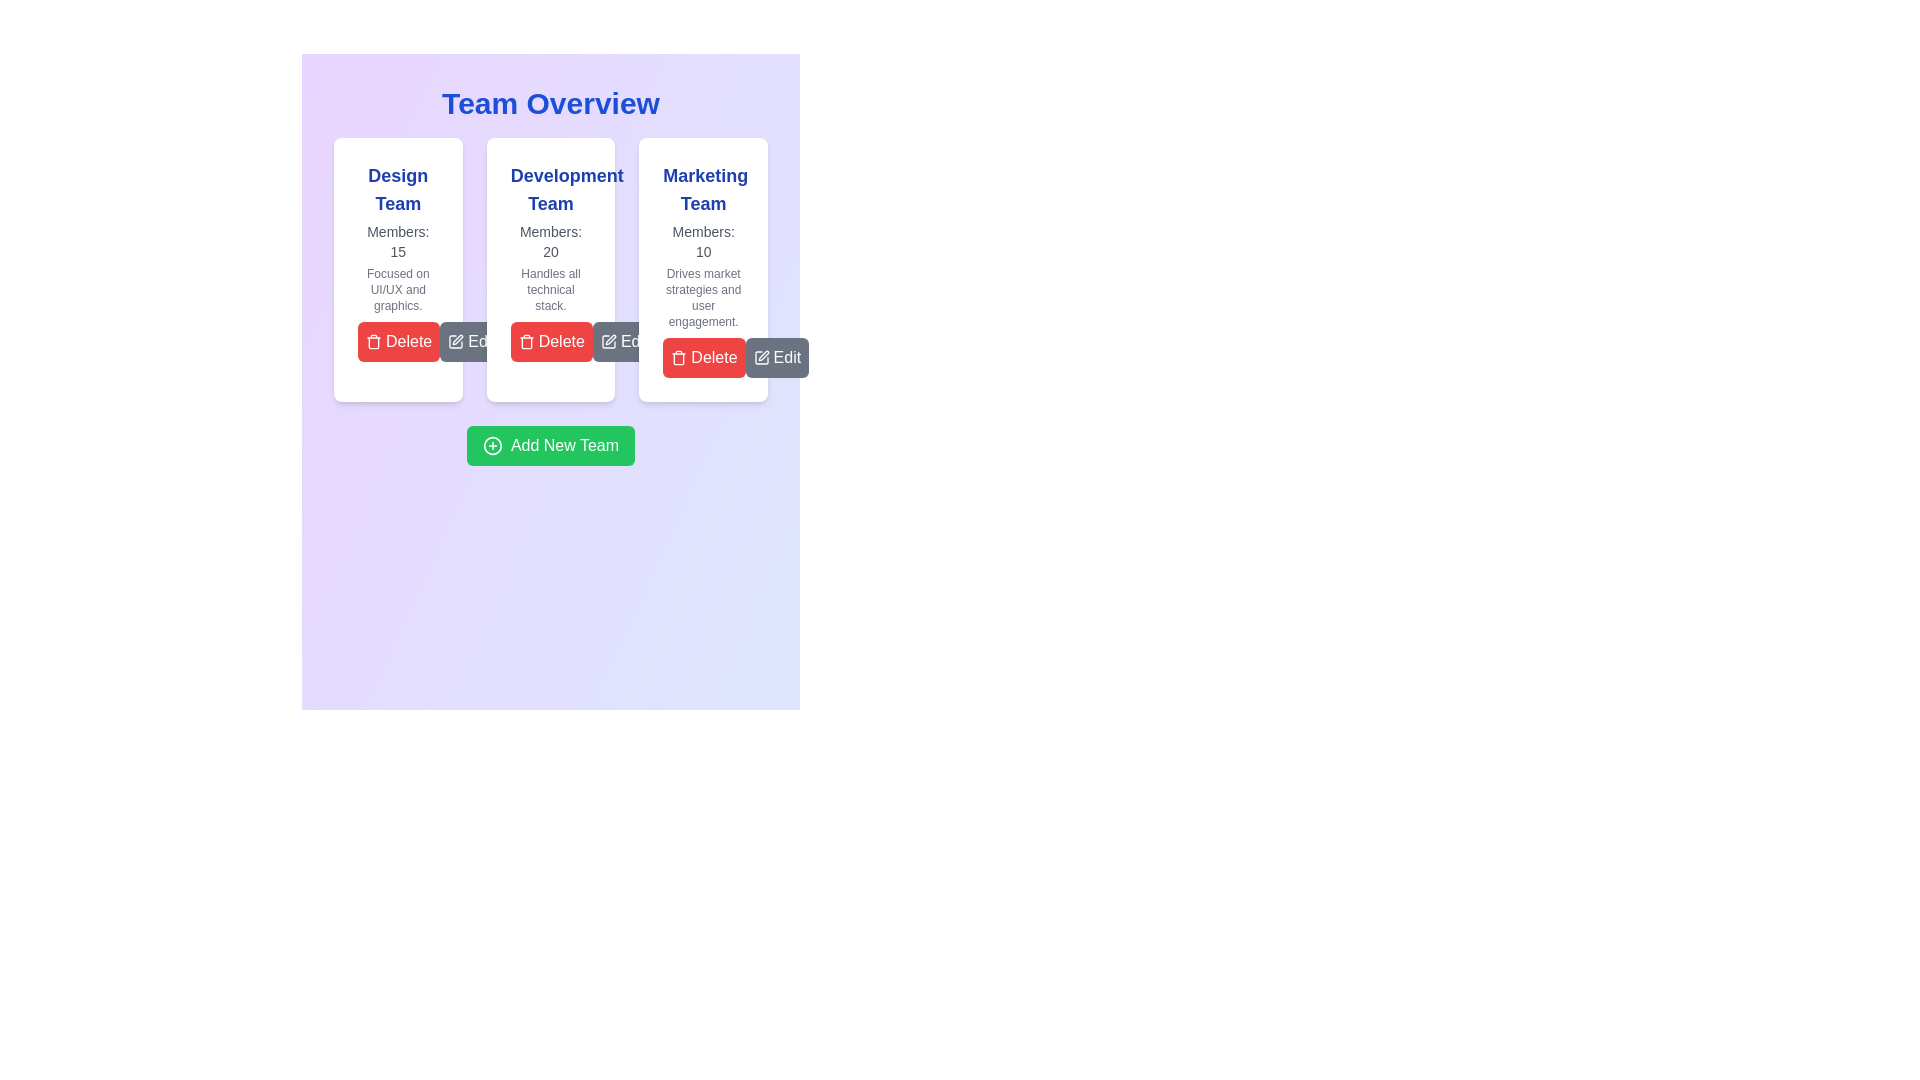  What do you see at coordinates (471, 341) in the screenshot?
I see `the 'Edit' button with white text on a gray background, located in the 'Development Team' section, to initiate editing` at bounding box center [471, 341].